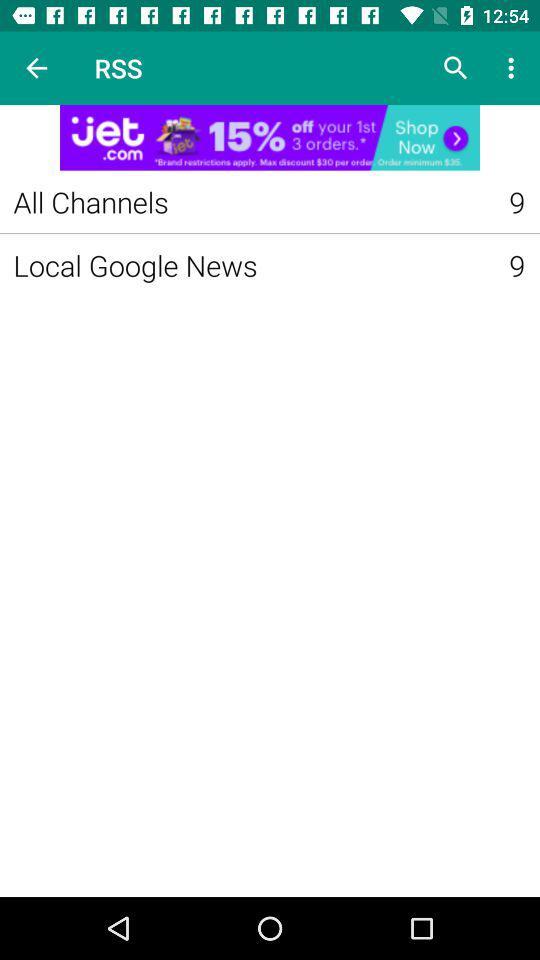 This screenshot has height=960, width=540. I want to click on advertisement, so click(270, 136).